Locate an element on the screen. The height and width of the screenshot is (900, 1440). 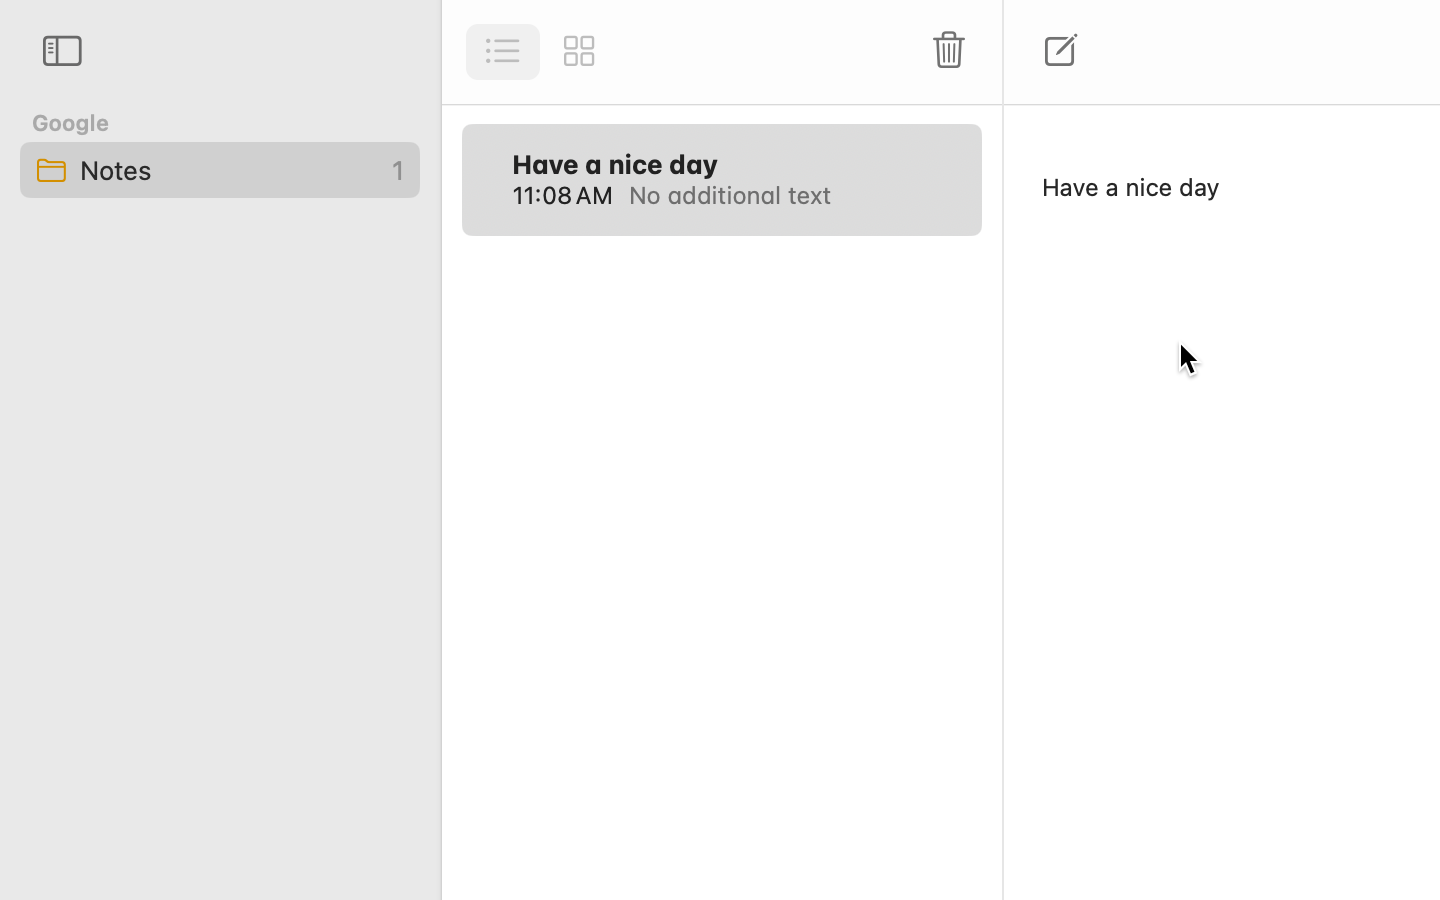
'11:08 AM' is located at coordinates (562, 195).